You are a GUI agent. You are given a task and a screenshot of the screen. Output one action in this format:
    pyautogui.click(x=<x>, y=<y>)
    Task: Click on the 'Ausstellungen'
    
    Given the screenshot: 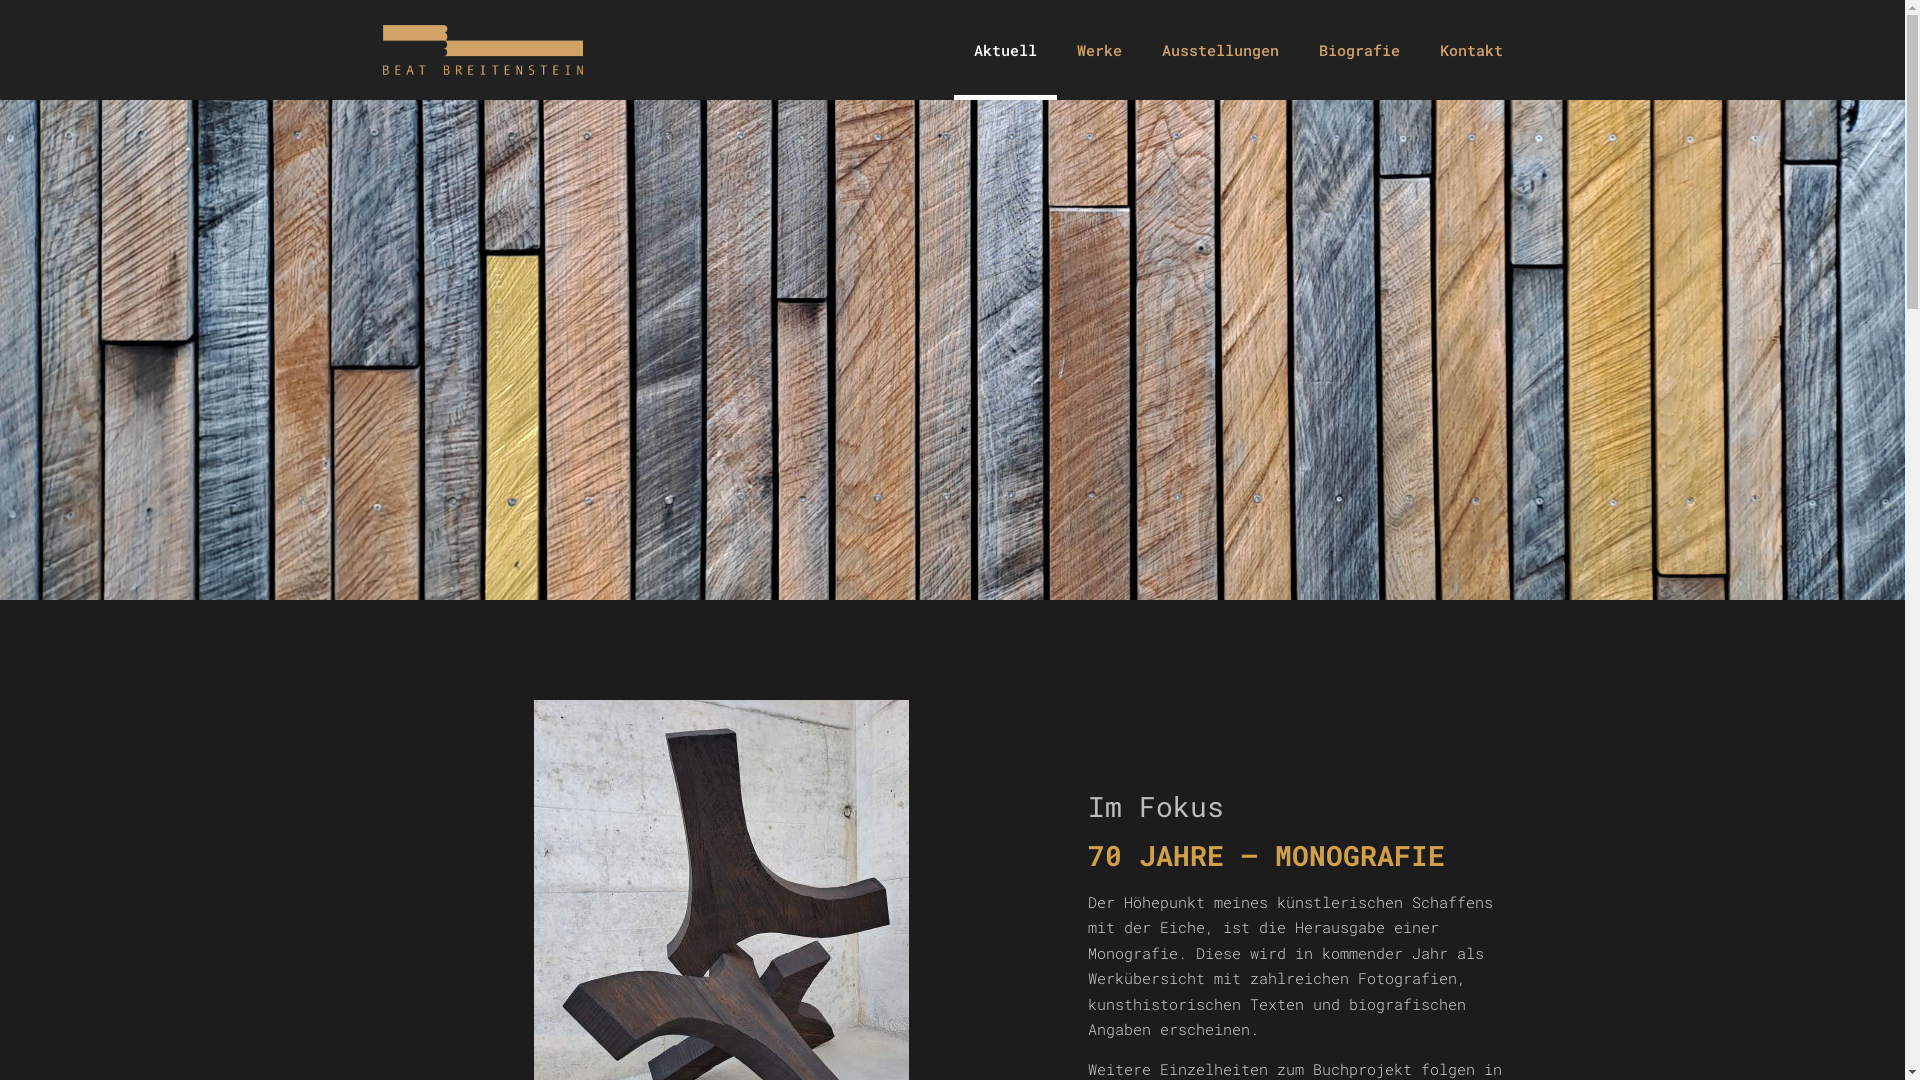 What is the action you would take?
    pyautogui.click(x=1219, y=49)
    